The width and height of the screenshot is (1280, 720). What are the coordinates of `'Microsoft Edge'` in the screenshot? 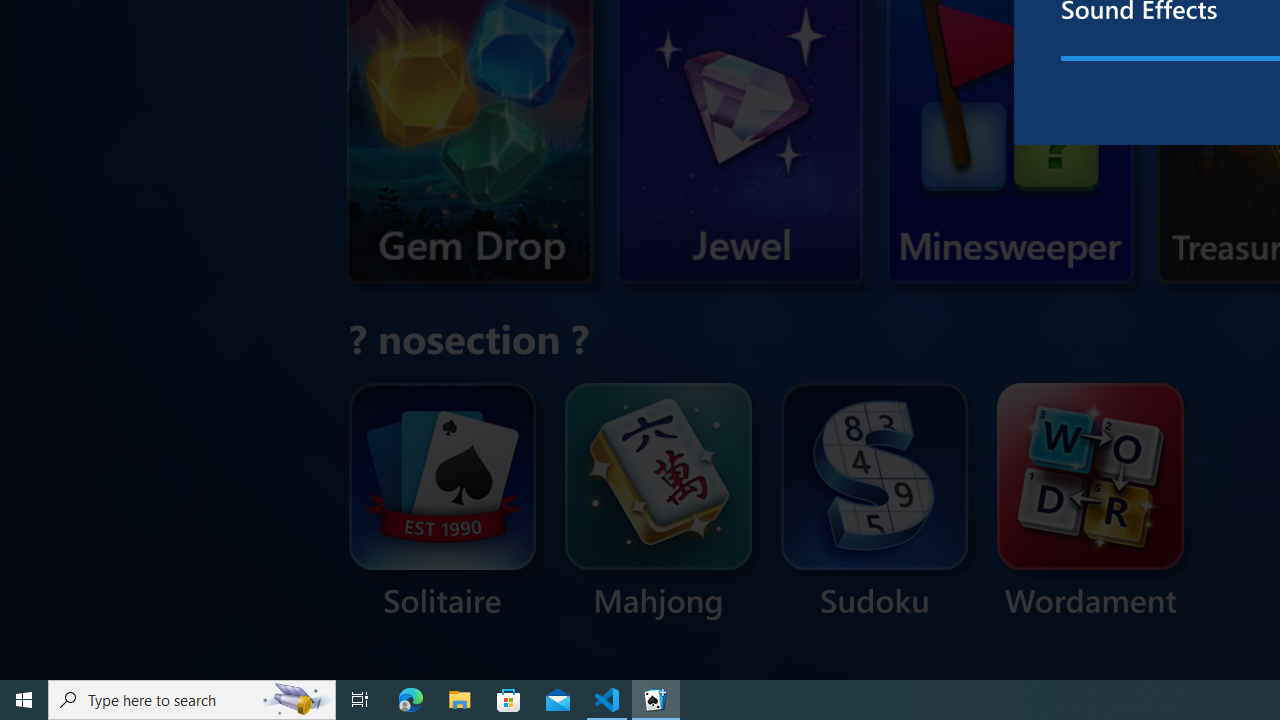 It's located at (410, 698).